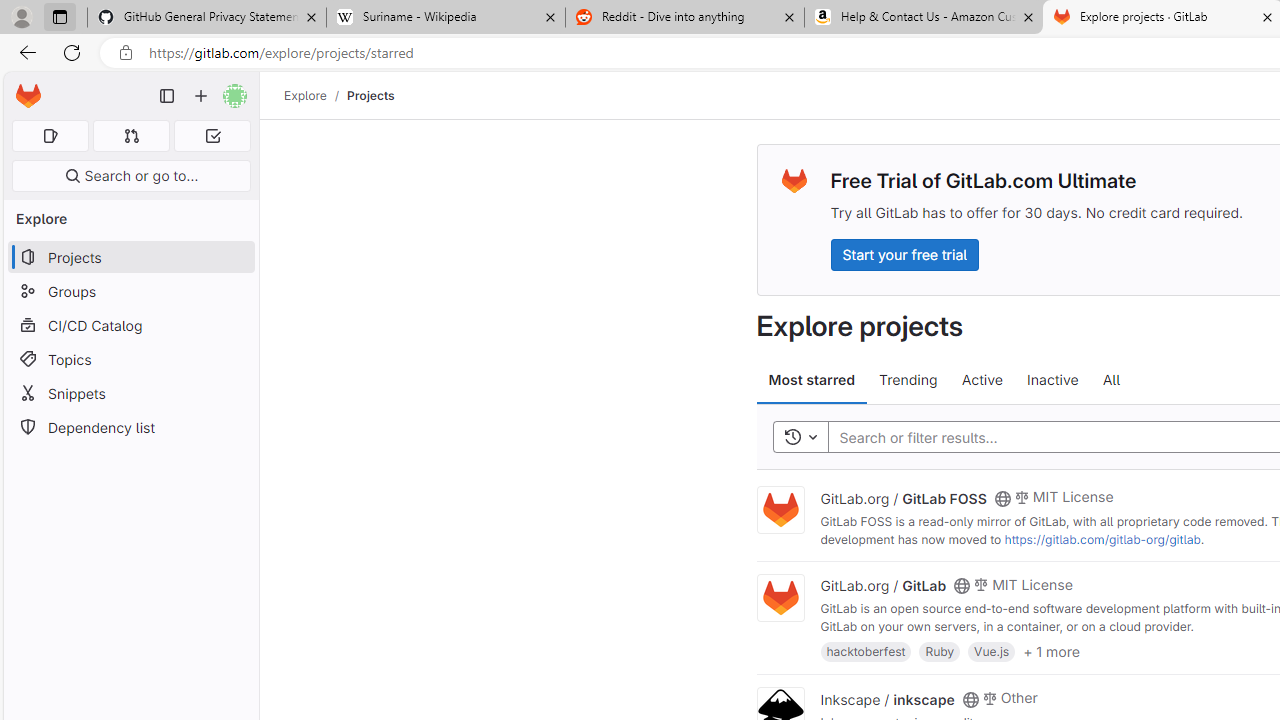 The height and width of the screenshot is (720, 1280). Describe the element at coordinates (886, 697) in the screenshot. I see `'Inkscape / inkscape'` at that location.